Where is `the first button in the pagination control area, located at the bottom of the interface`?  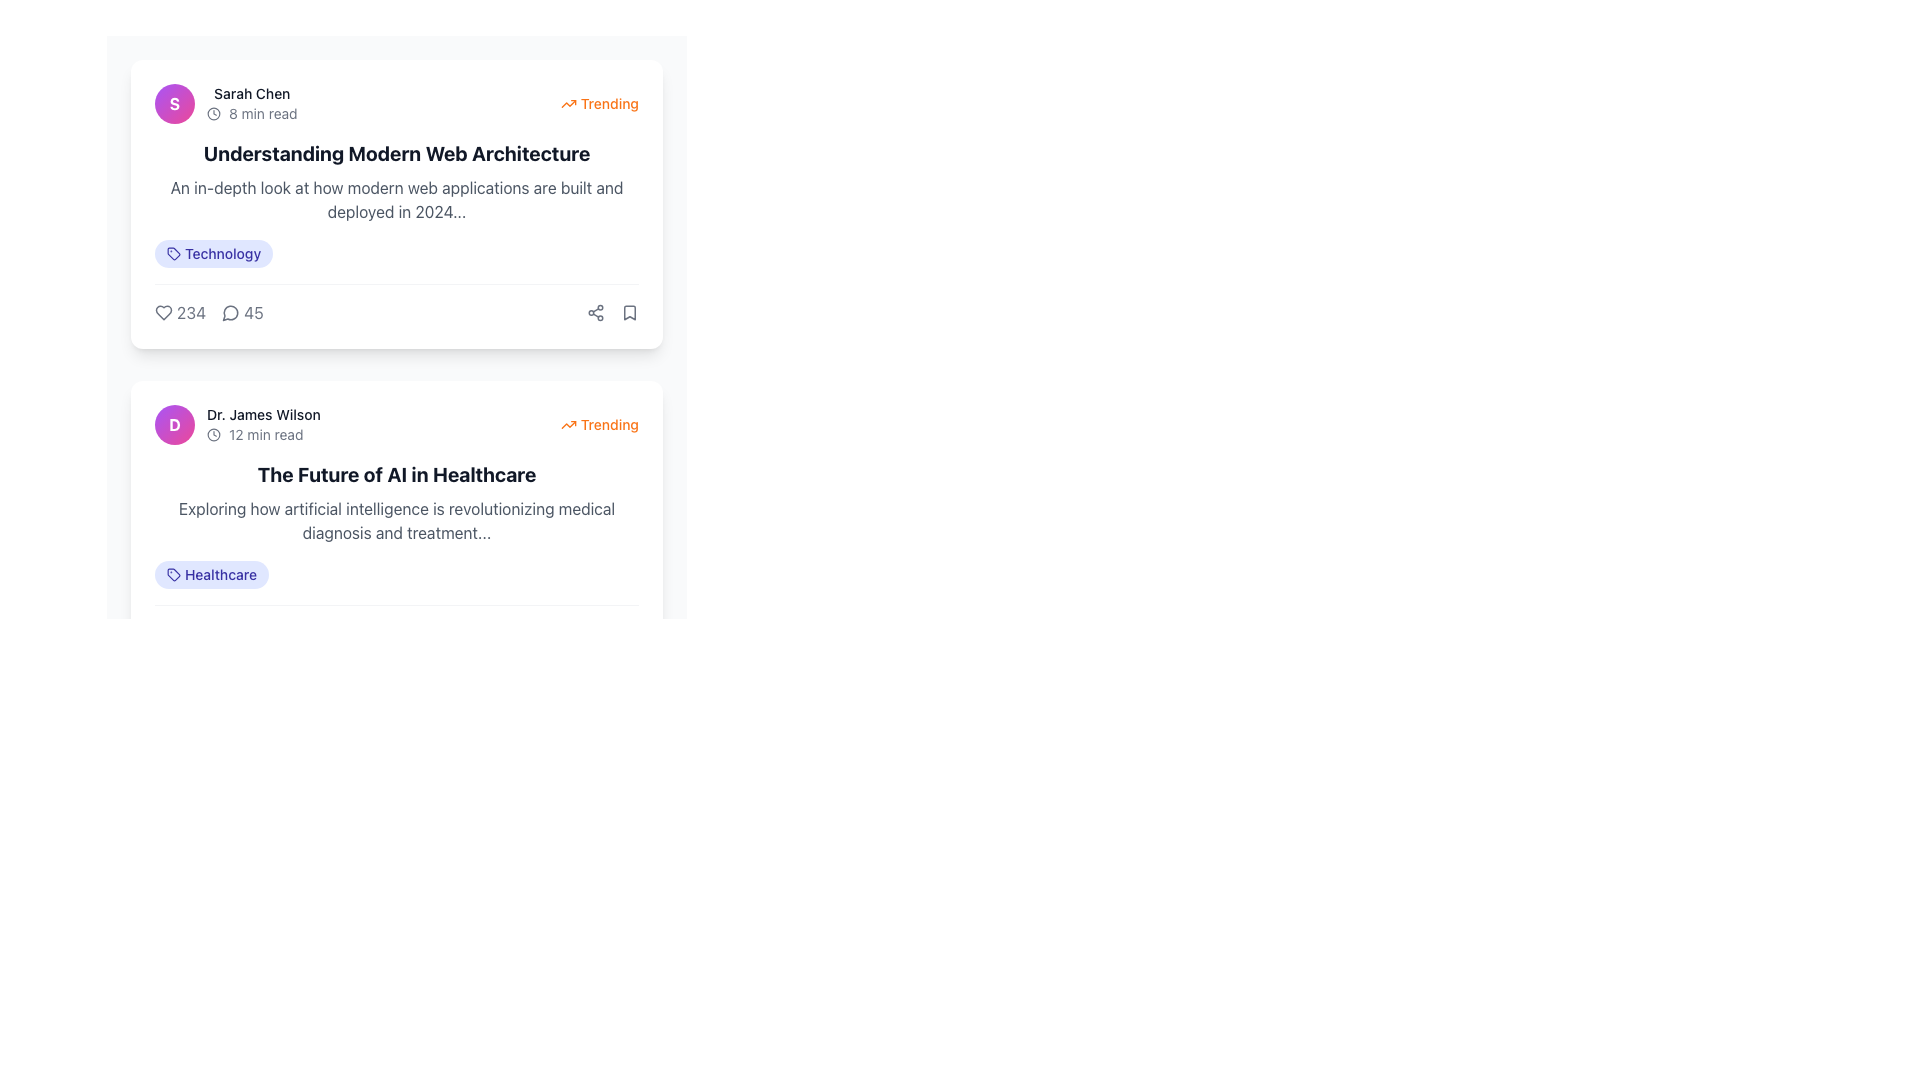
the first button in the pagination control area, located at the bottom of the interface is located at coordinates (236, 1058).